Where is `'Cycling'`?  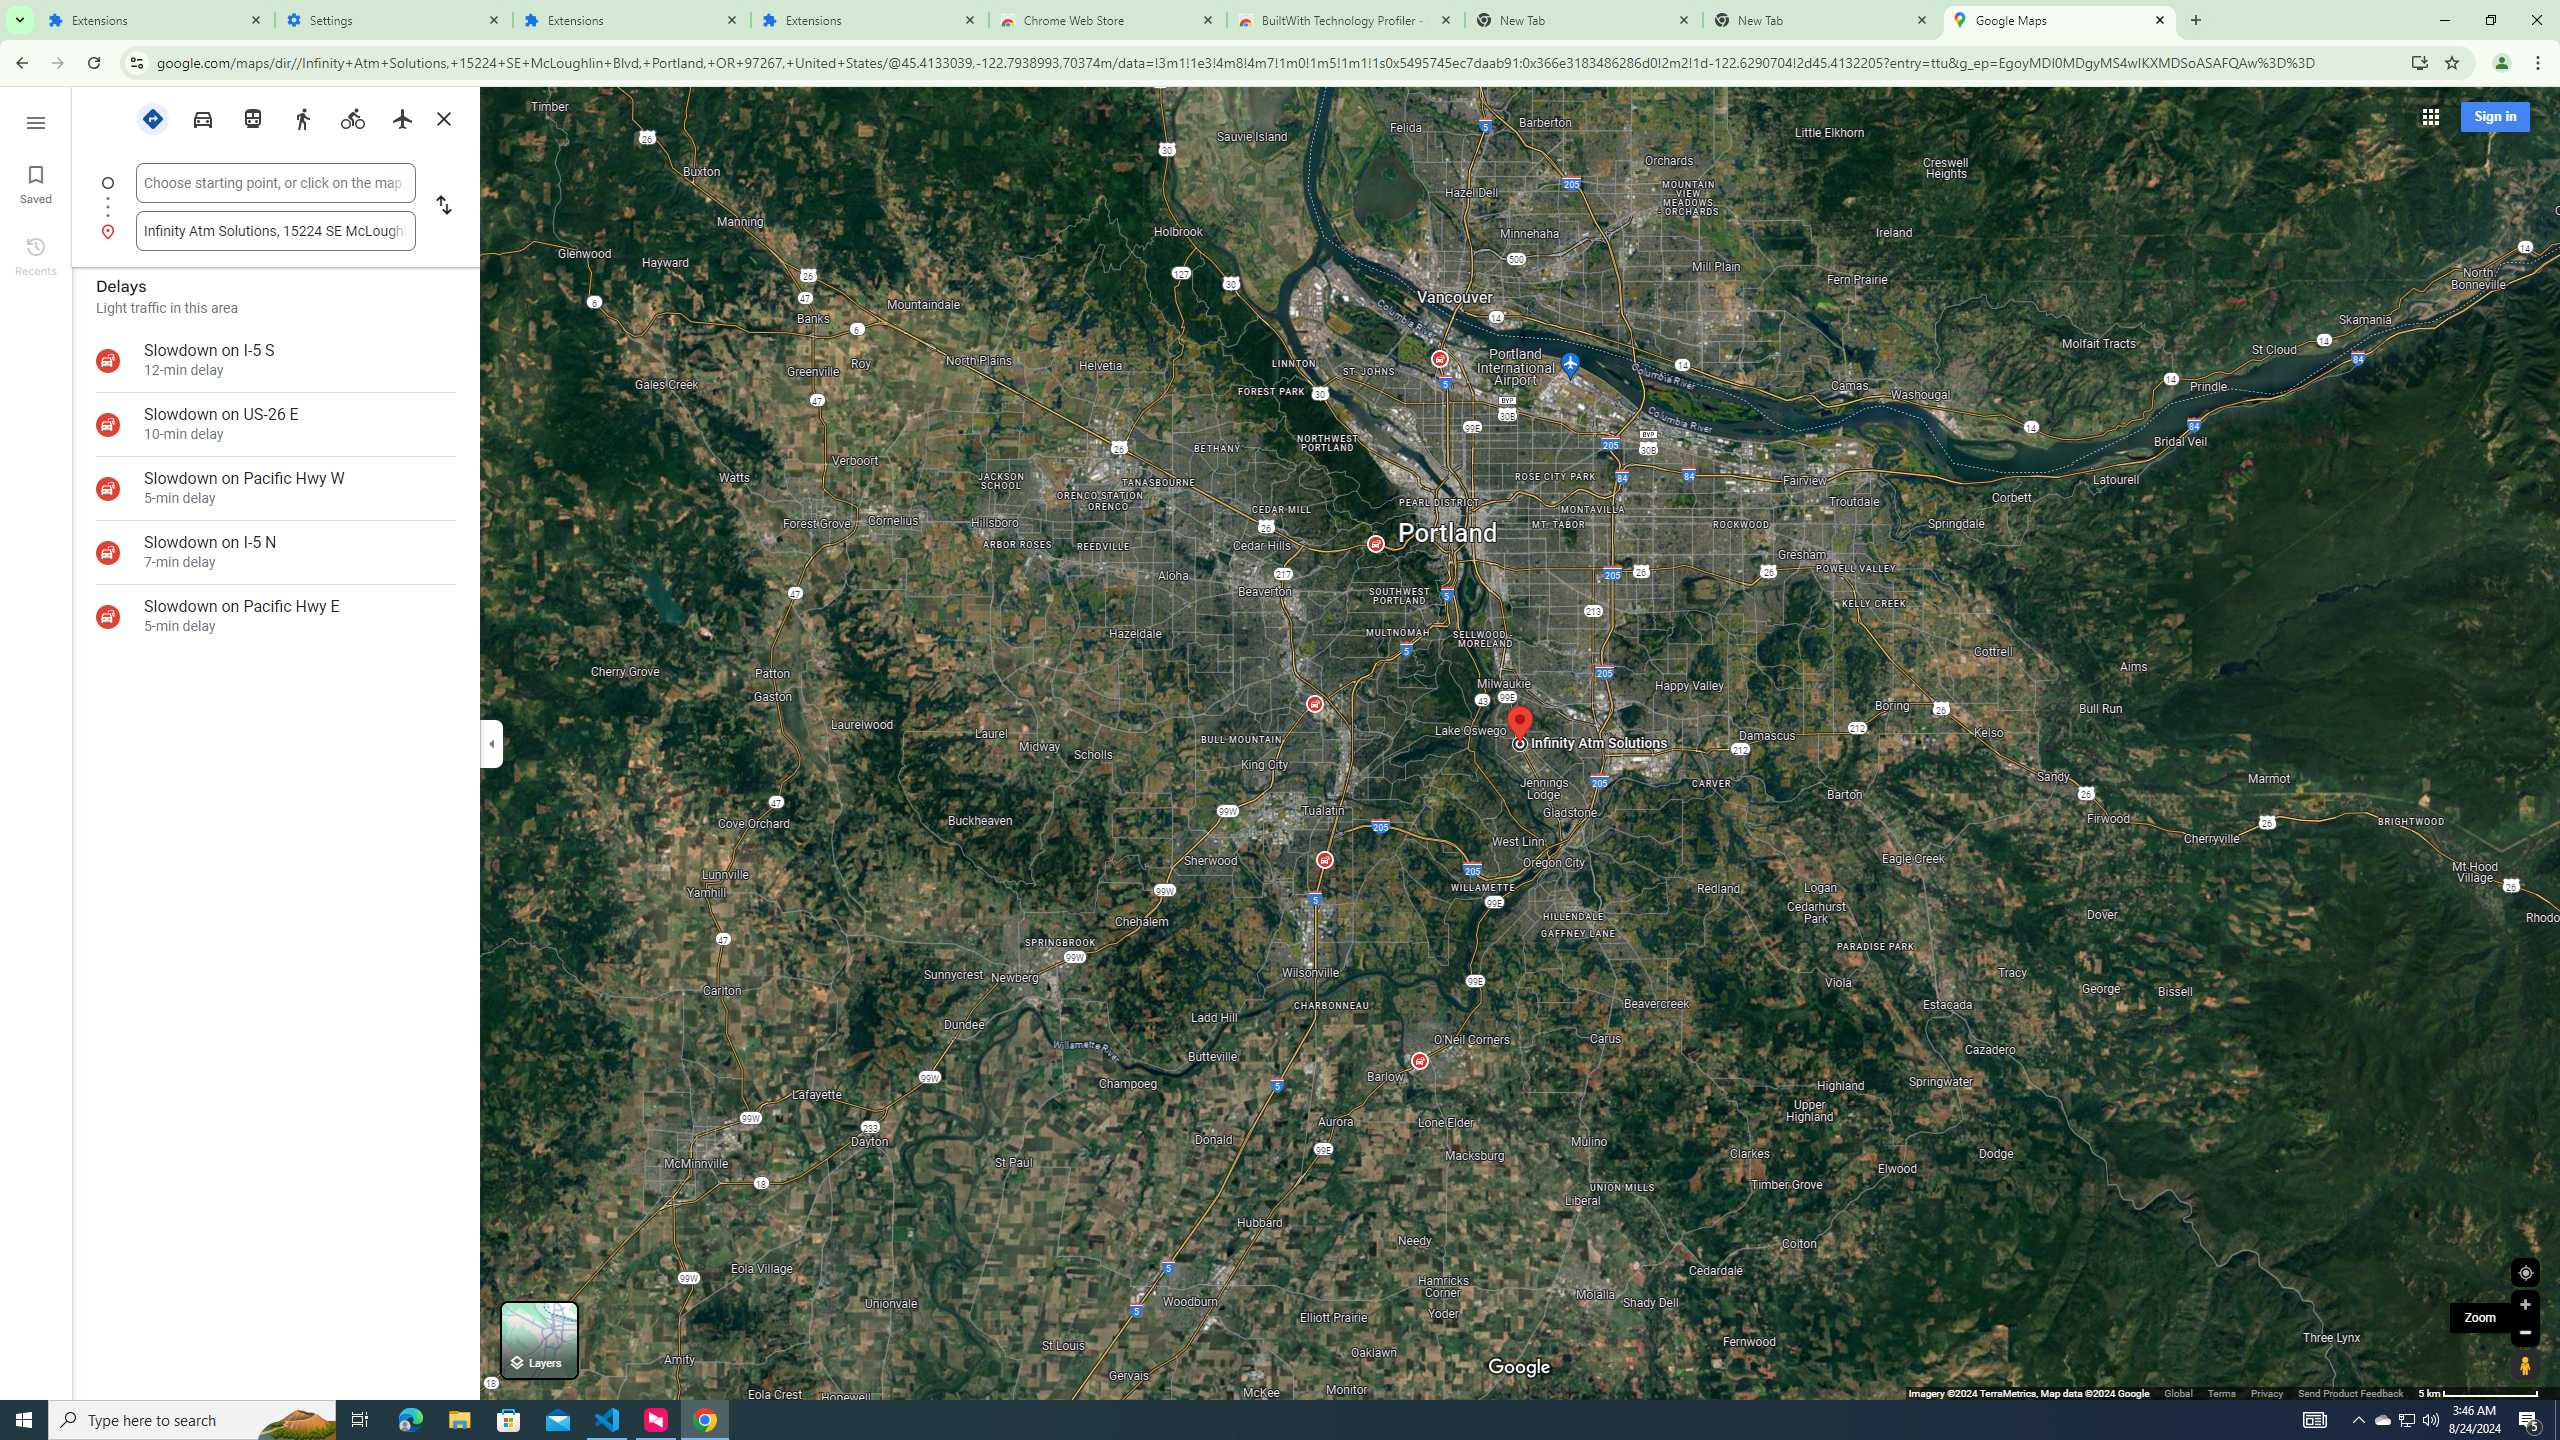 'Cycling' is located at coordinates (352, 116).